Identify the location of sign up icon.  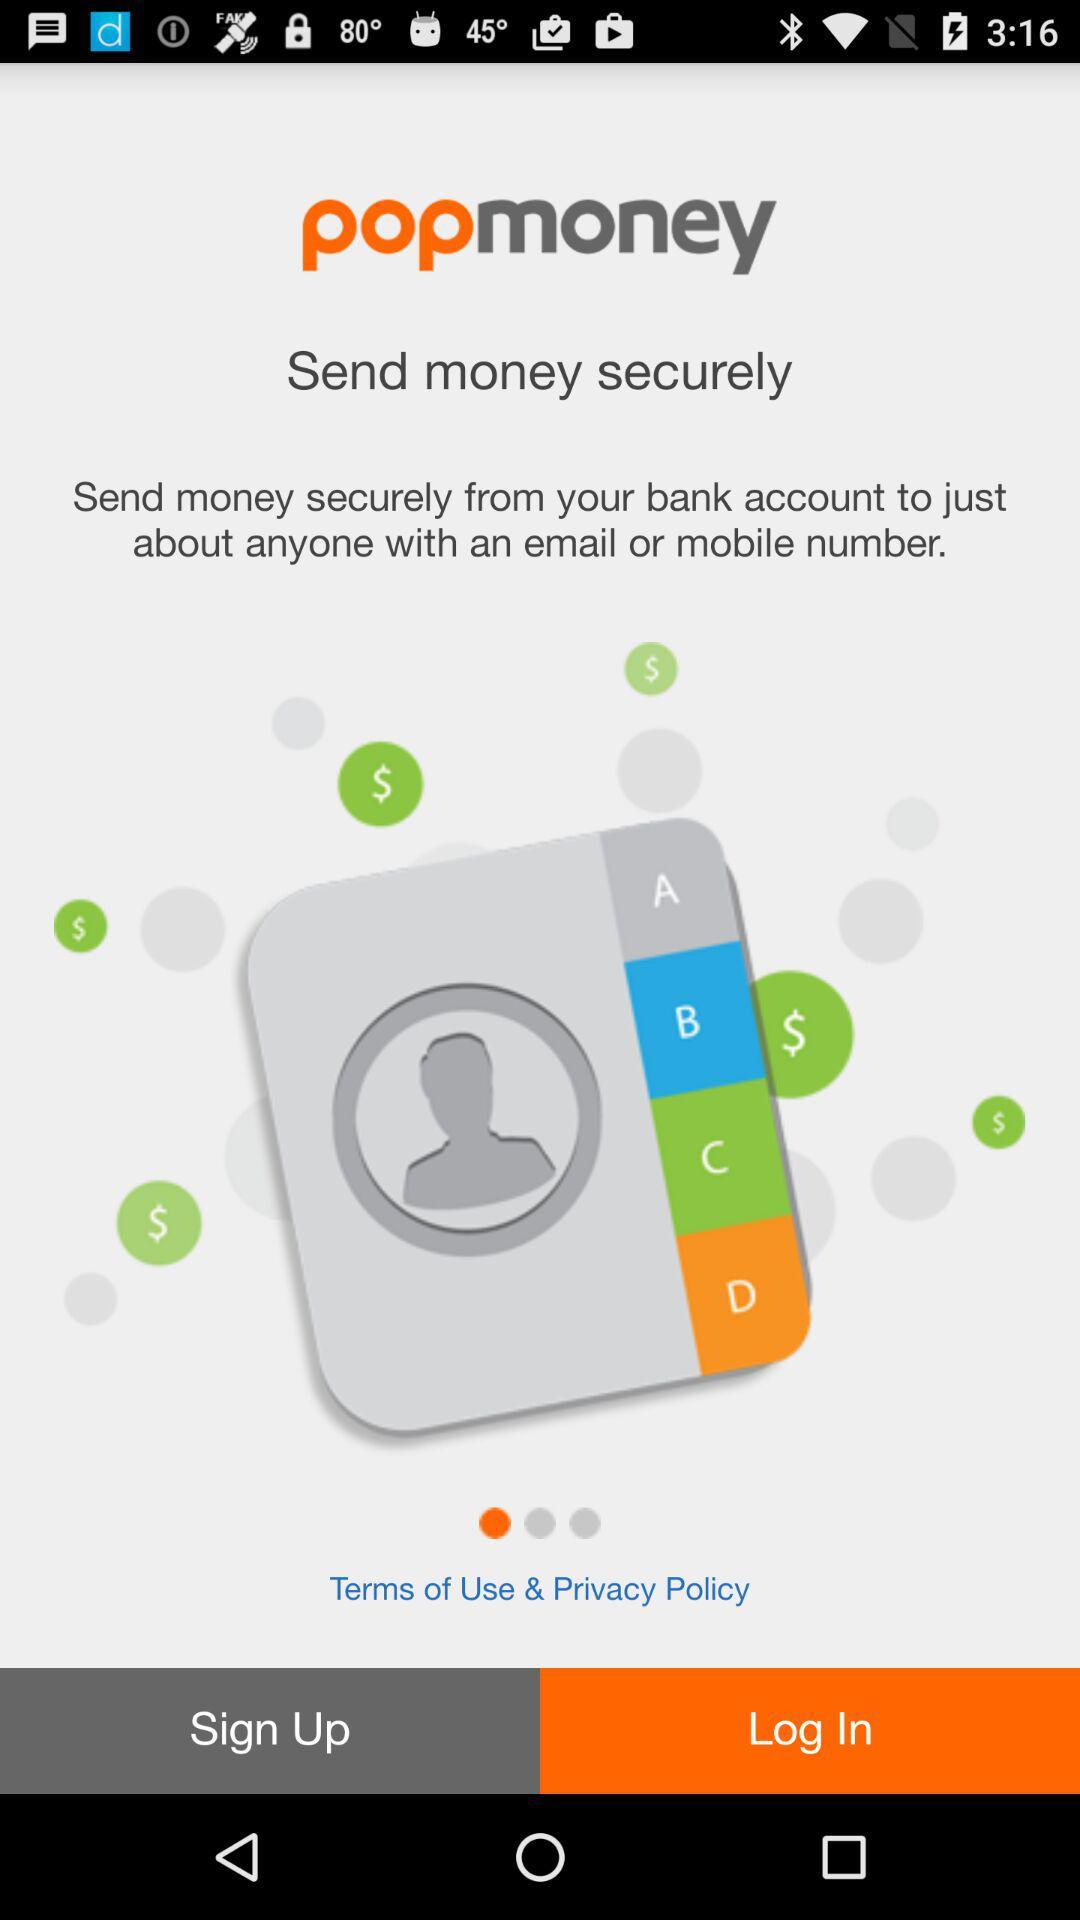
(270, 1730).